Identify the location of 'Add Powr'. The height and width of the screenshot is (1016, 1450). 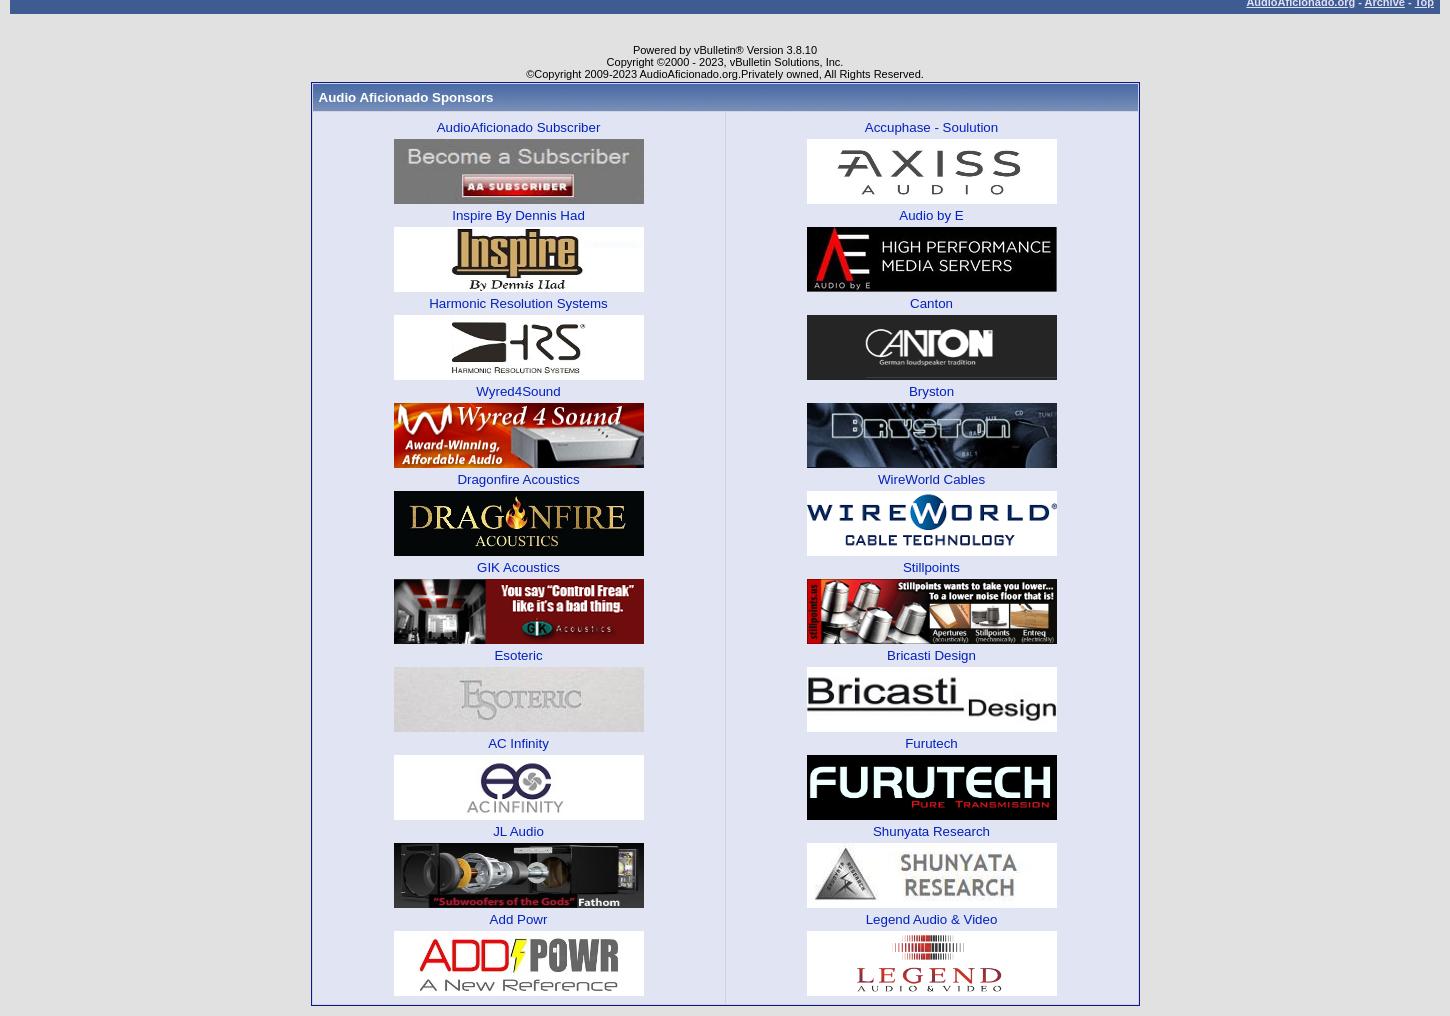
(488, 917).